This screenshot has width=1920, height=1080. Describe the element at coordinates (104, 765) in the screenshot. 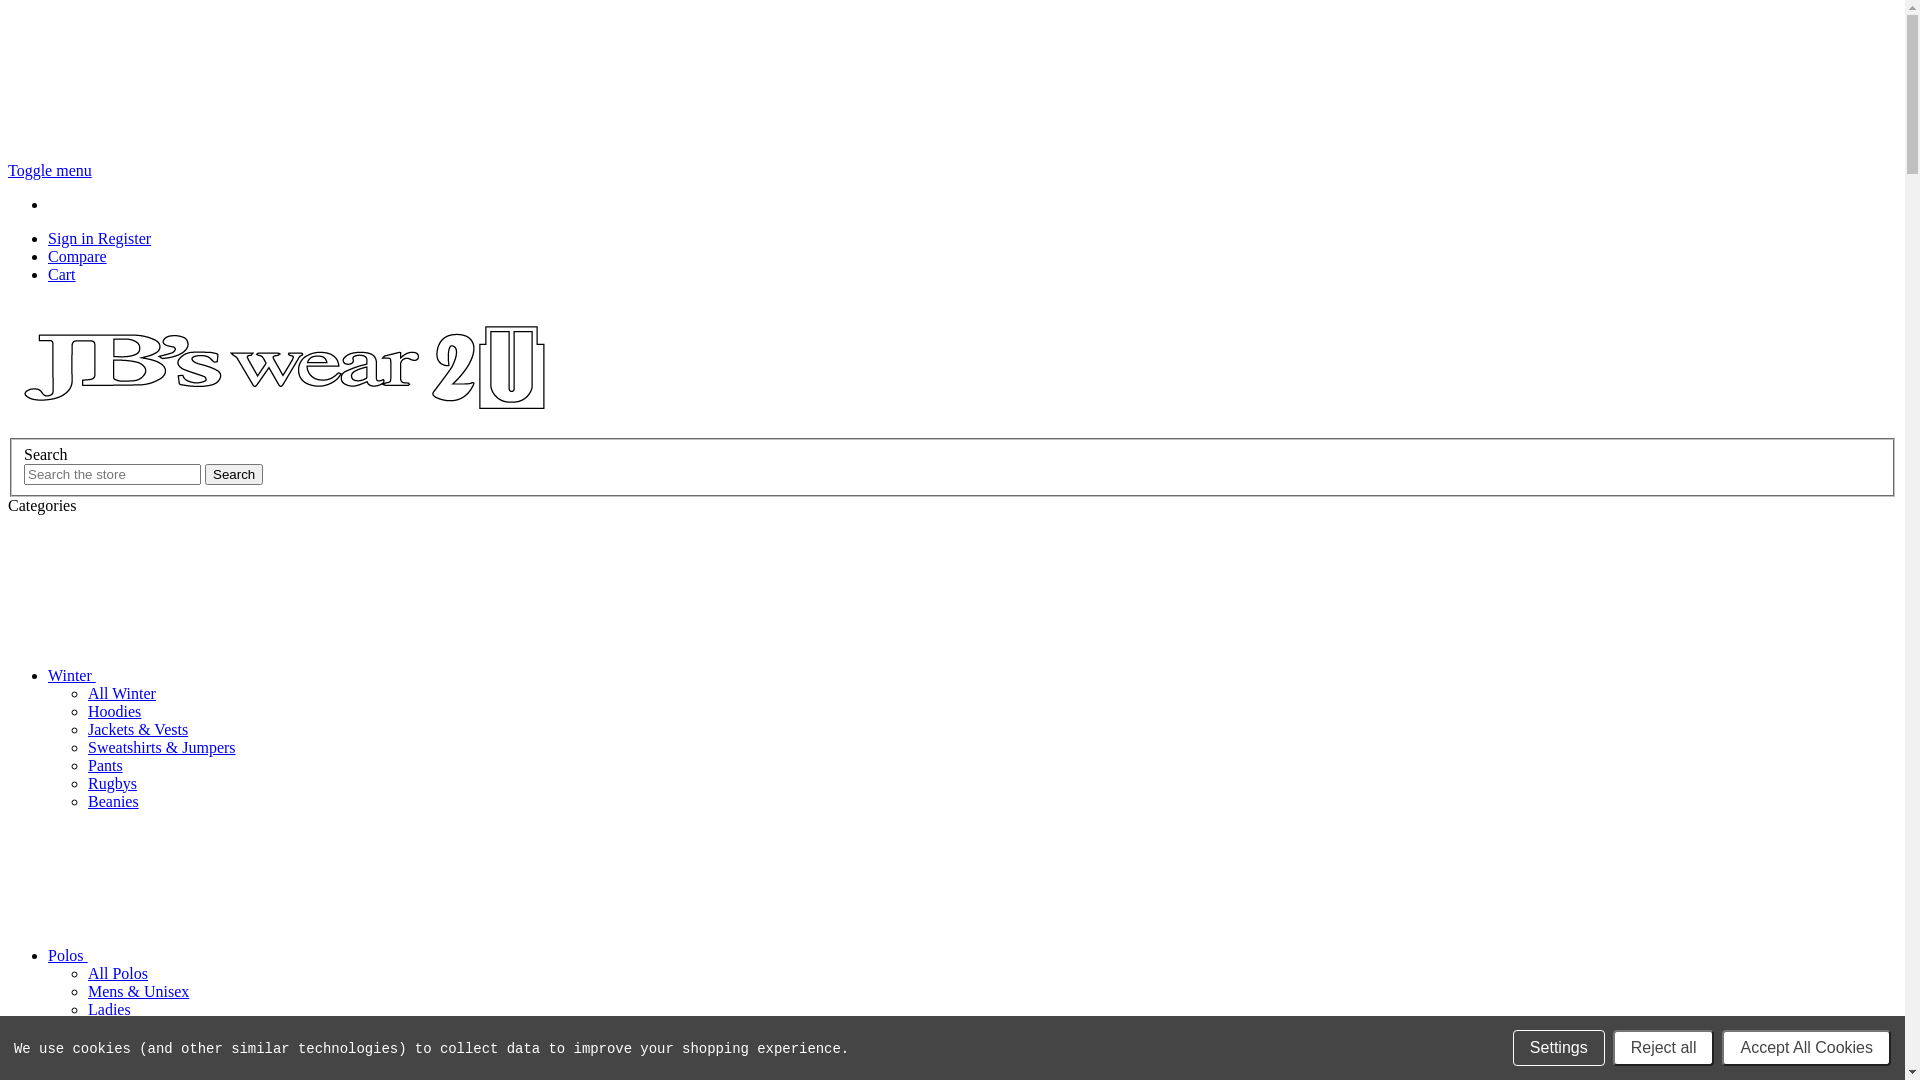

I see `'Pants'` at that location.